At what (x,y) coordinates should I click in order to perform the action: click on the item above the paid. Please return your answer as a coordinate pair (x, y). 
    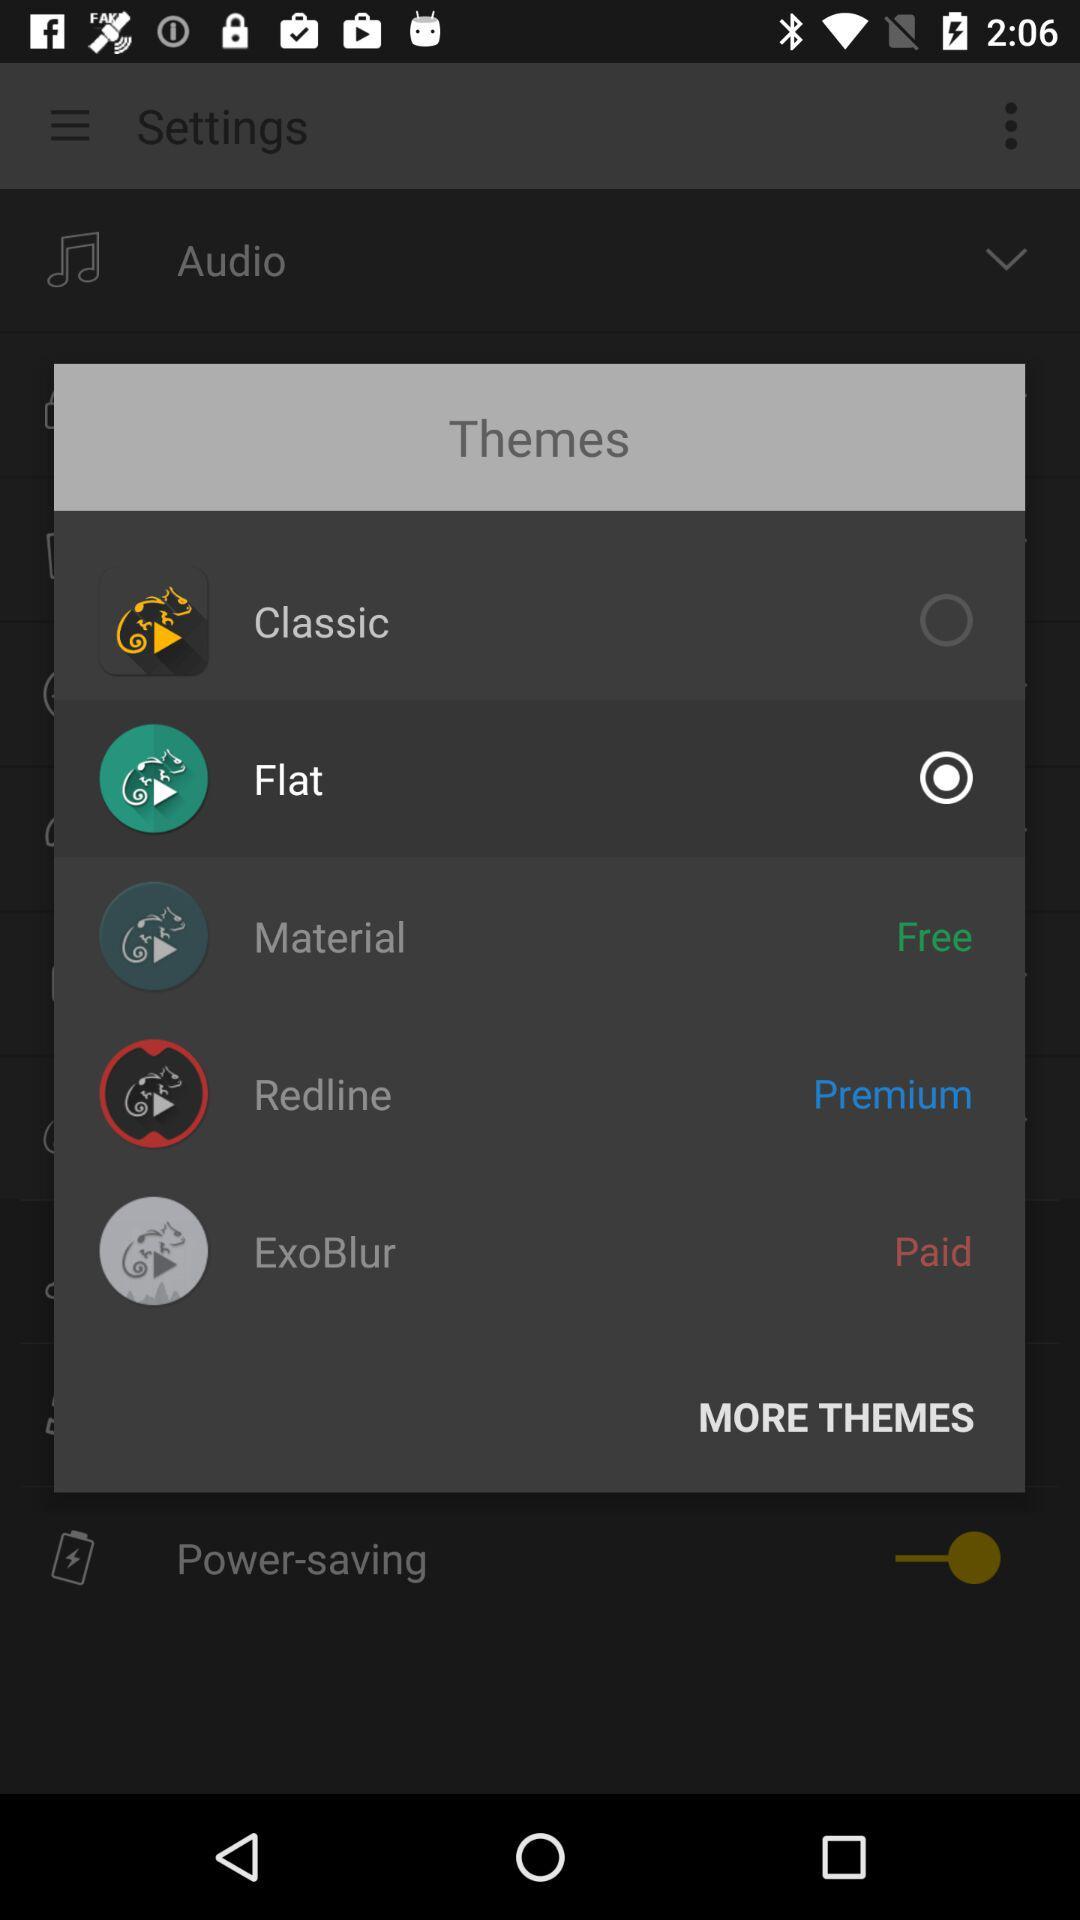
    Looking at the image, I should click on (892, 1092).